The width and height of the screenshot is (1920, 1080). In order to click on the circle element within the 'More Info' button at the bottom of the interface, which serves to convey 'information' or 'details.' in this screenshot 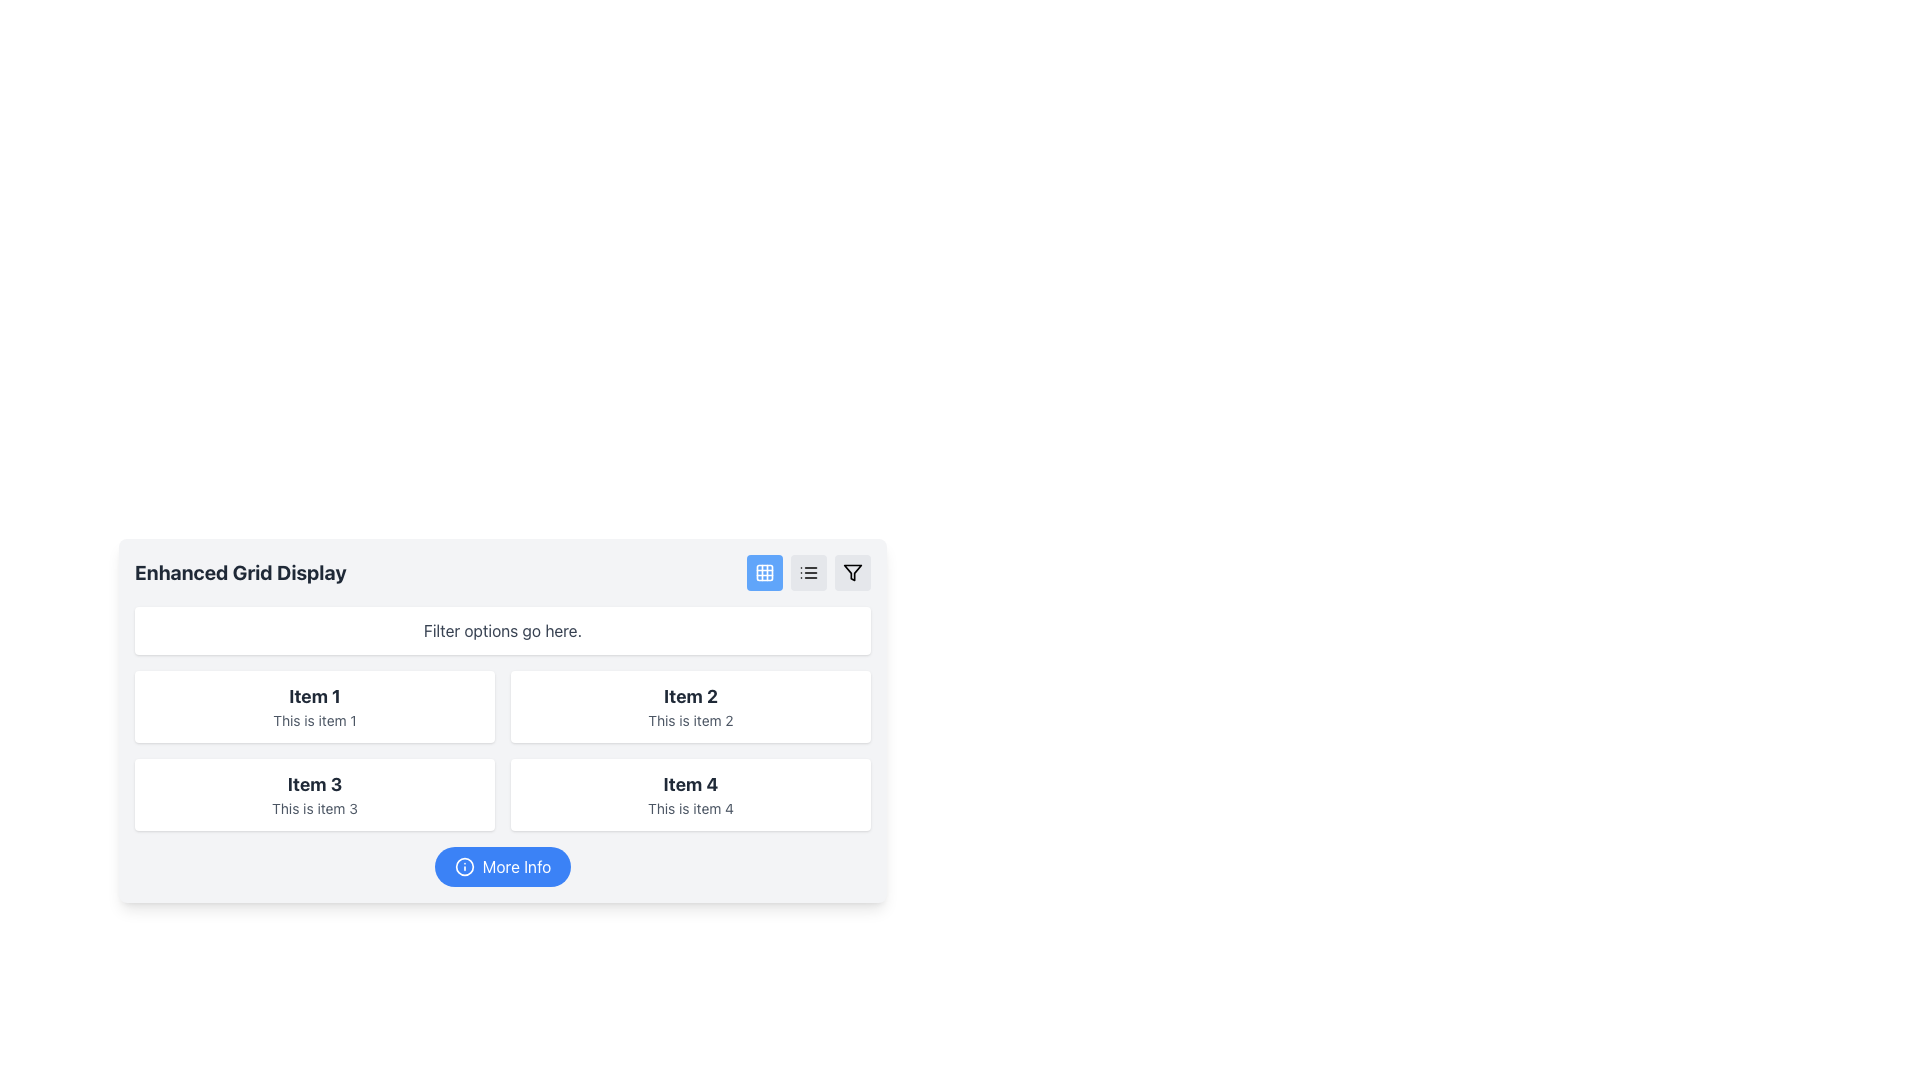, I will do `click(463, 866)`.